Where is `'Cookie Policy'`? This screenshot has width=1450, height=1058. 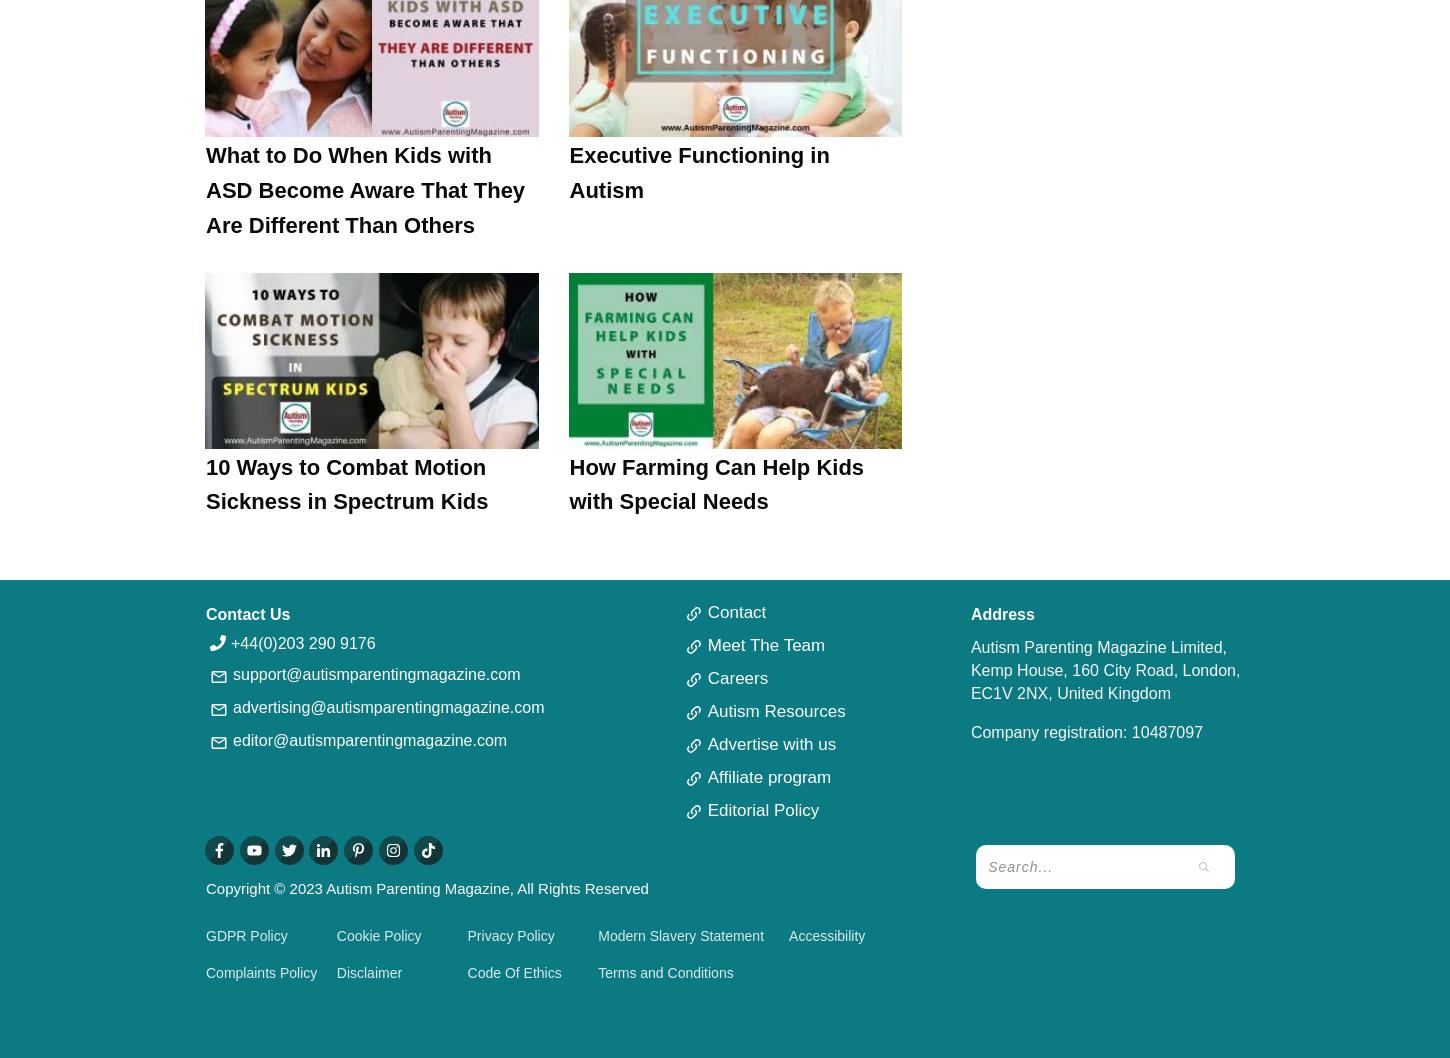
'Cookie Policy' is located at coordinates (377, 936).